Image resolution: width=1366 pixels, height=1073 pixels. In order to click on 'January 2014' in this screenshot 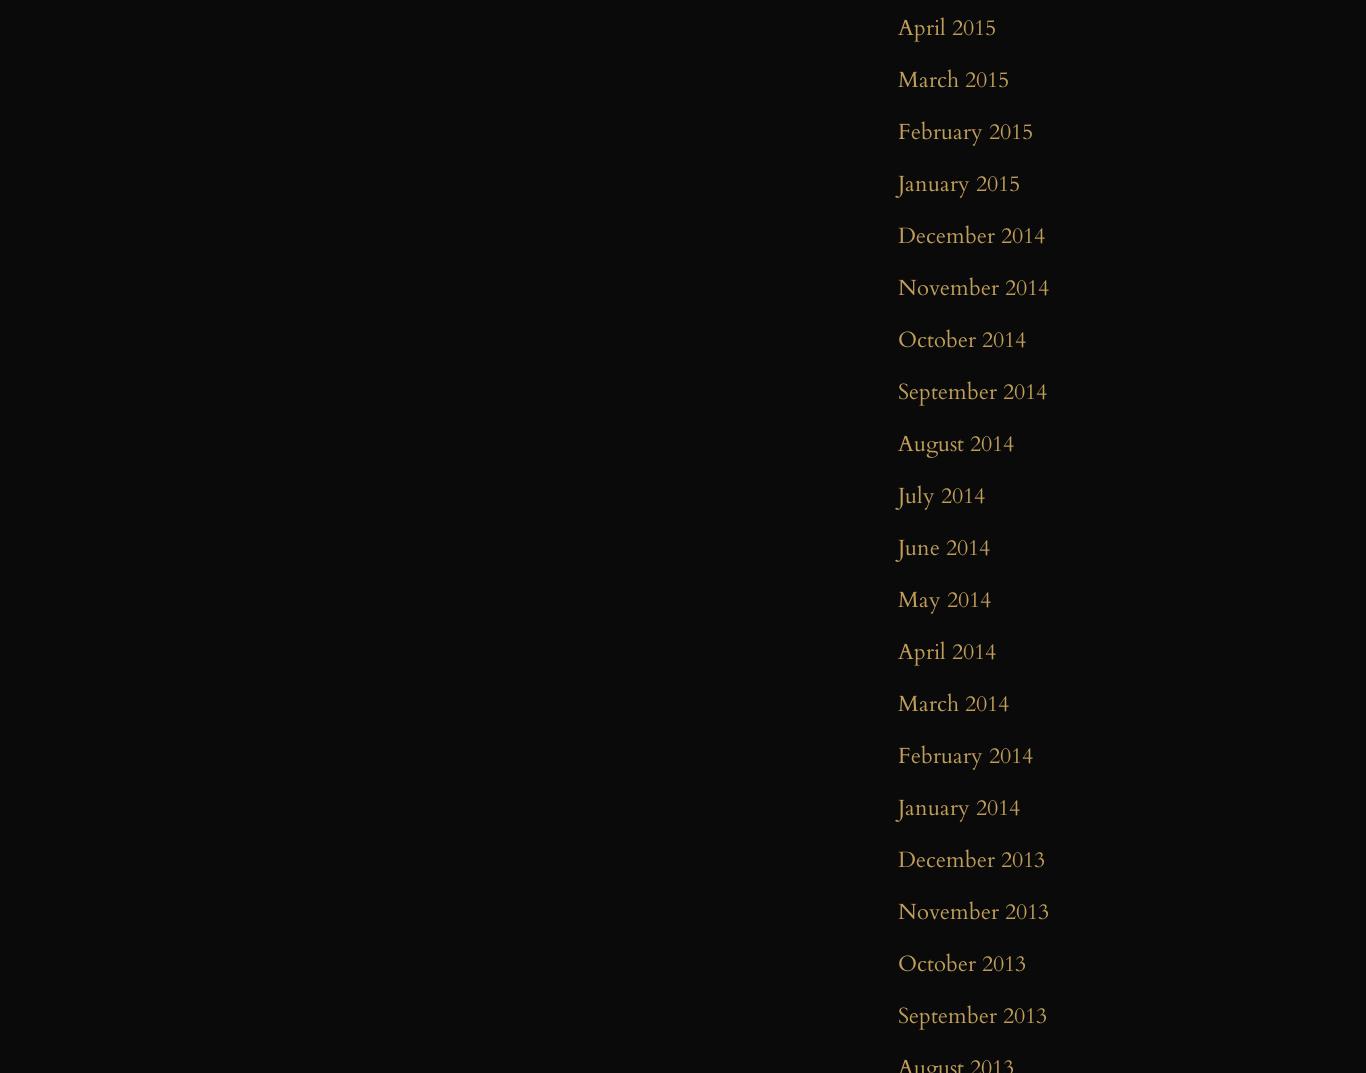, I will do `click(958, 807)`.